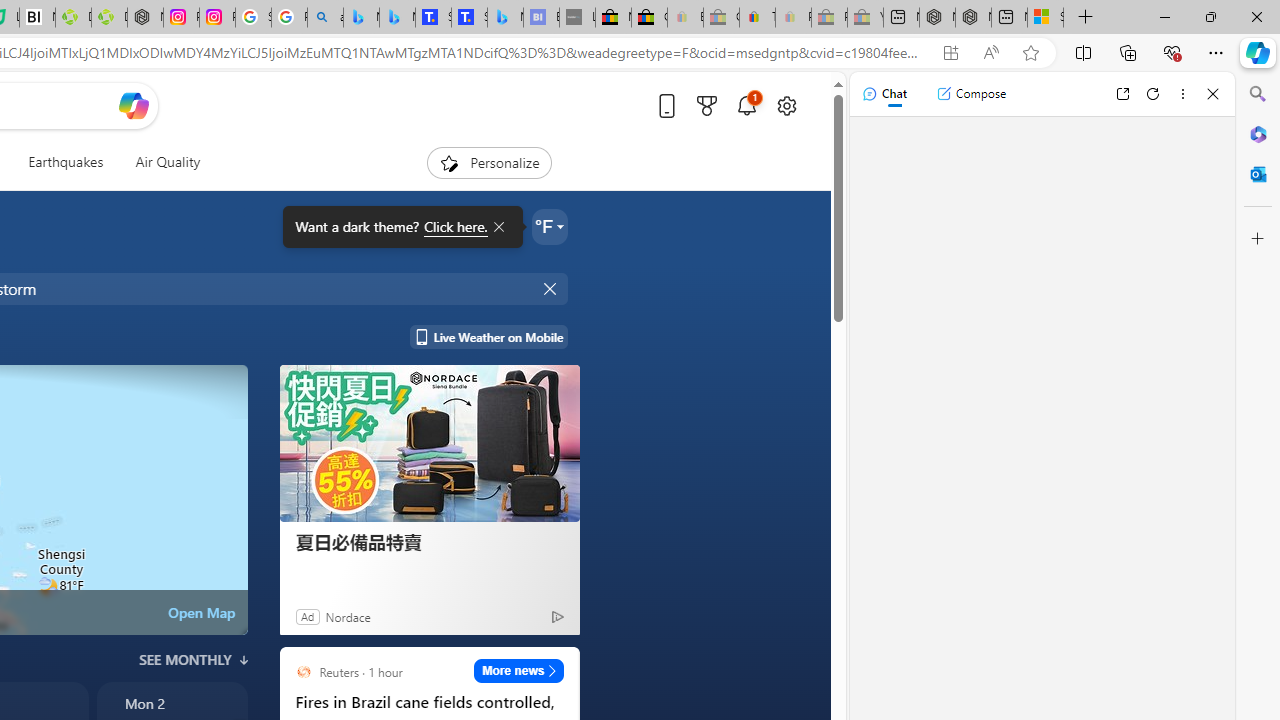 The height and width of the screenshot is (720, 1280). What do you see at coordinates (756, 17) in the screenshot?
I see `'Threats and offensive language policy | eBay'` at bounding box center [756, 17].